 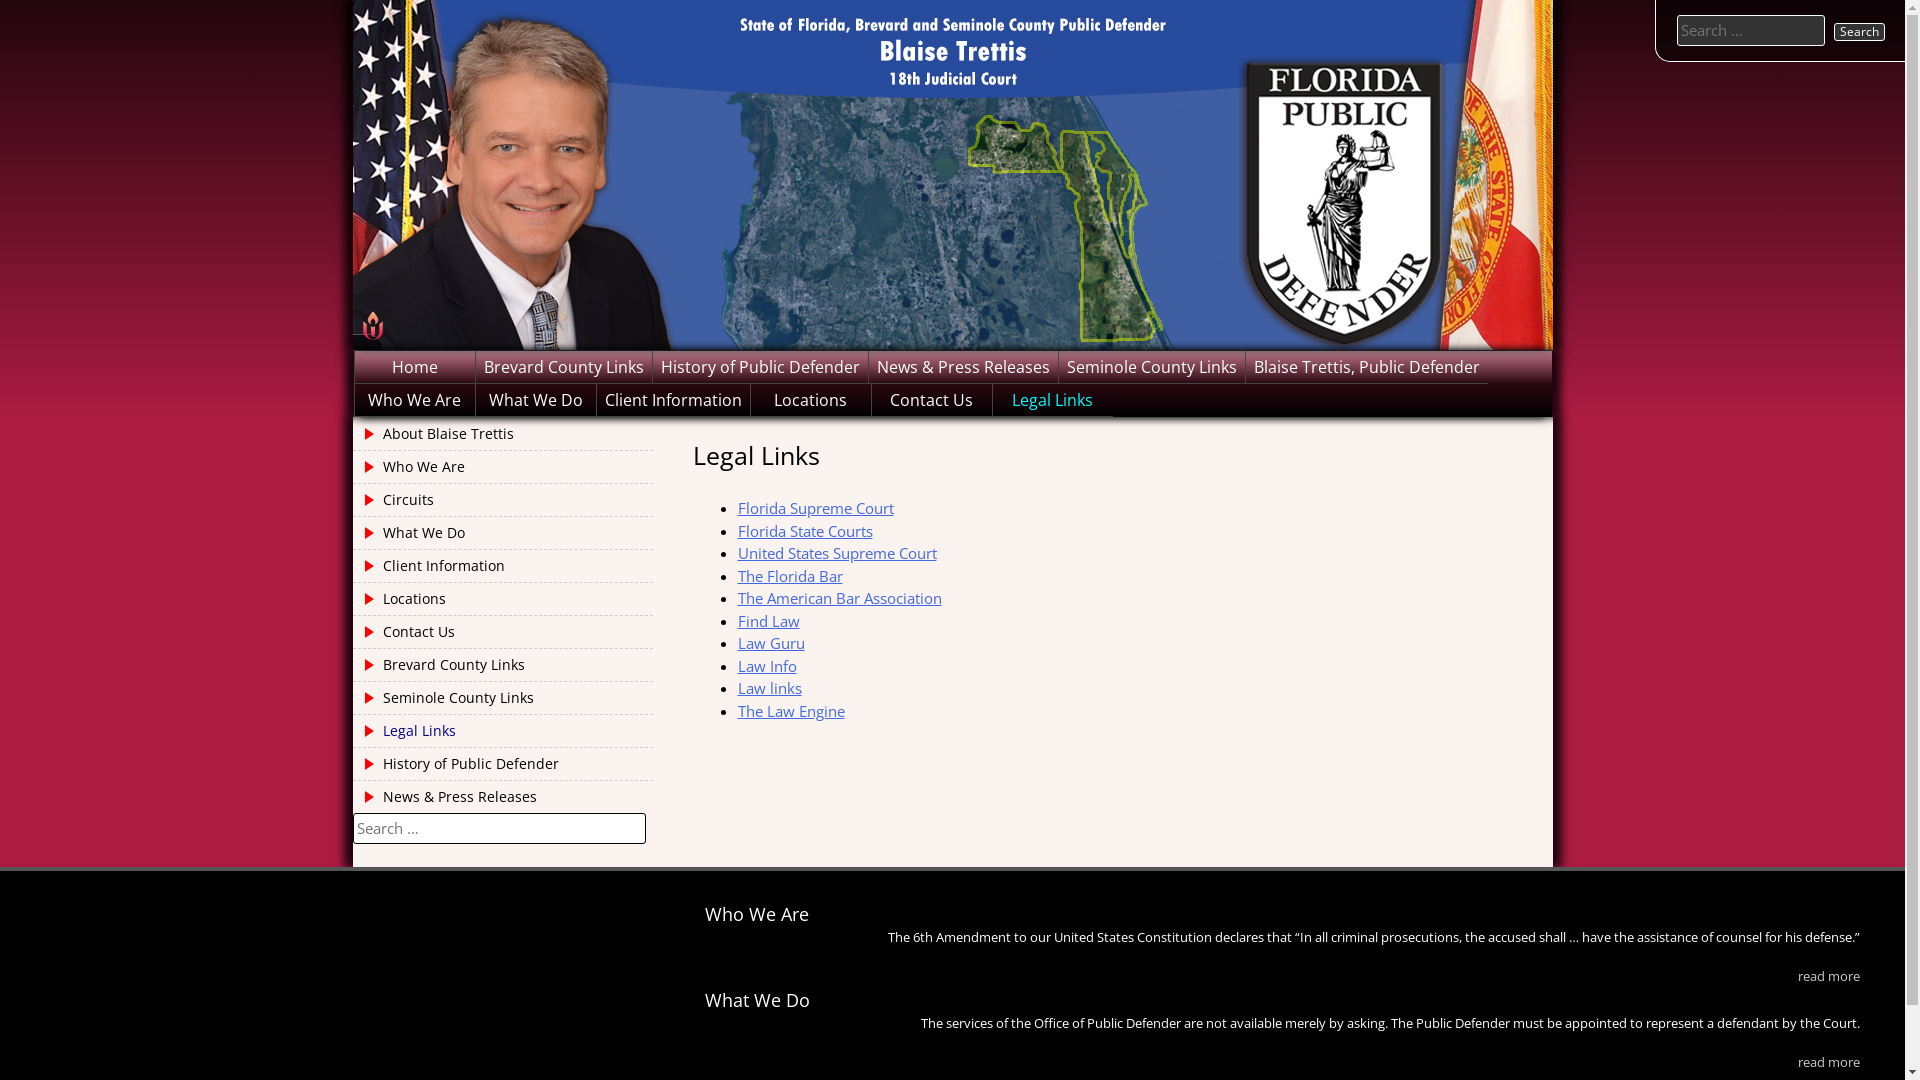 What do you see at coordinates (502, 763) in the screenshot?
I see `'History of Public Defender'` at bounding box center [502, 763].